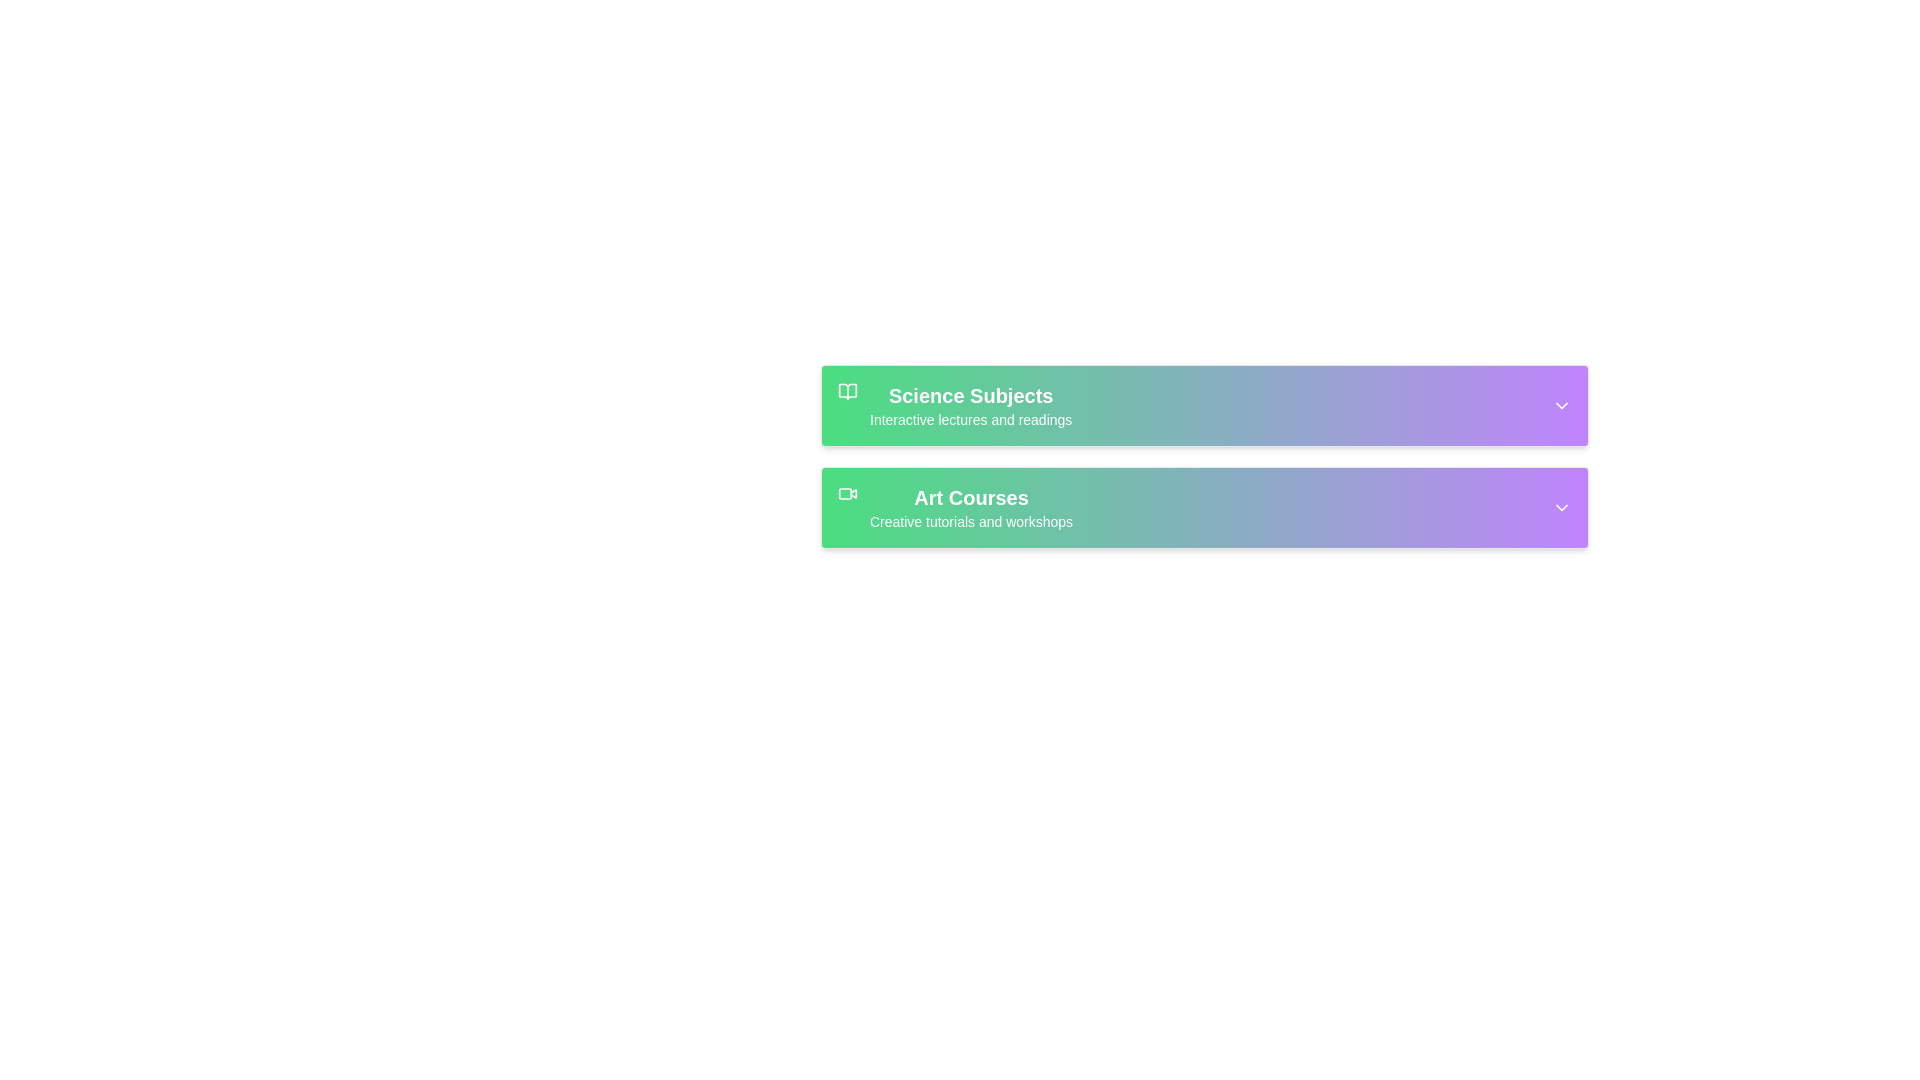  Describe the element at coordinates (971, 405) in the screenshot. I see `text of the selectable category titled 'Science Subjects', which is located to the right of a book icon and above the 'Art Courses' element` at that location.